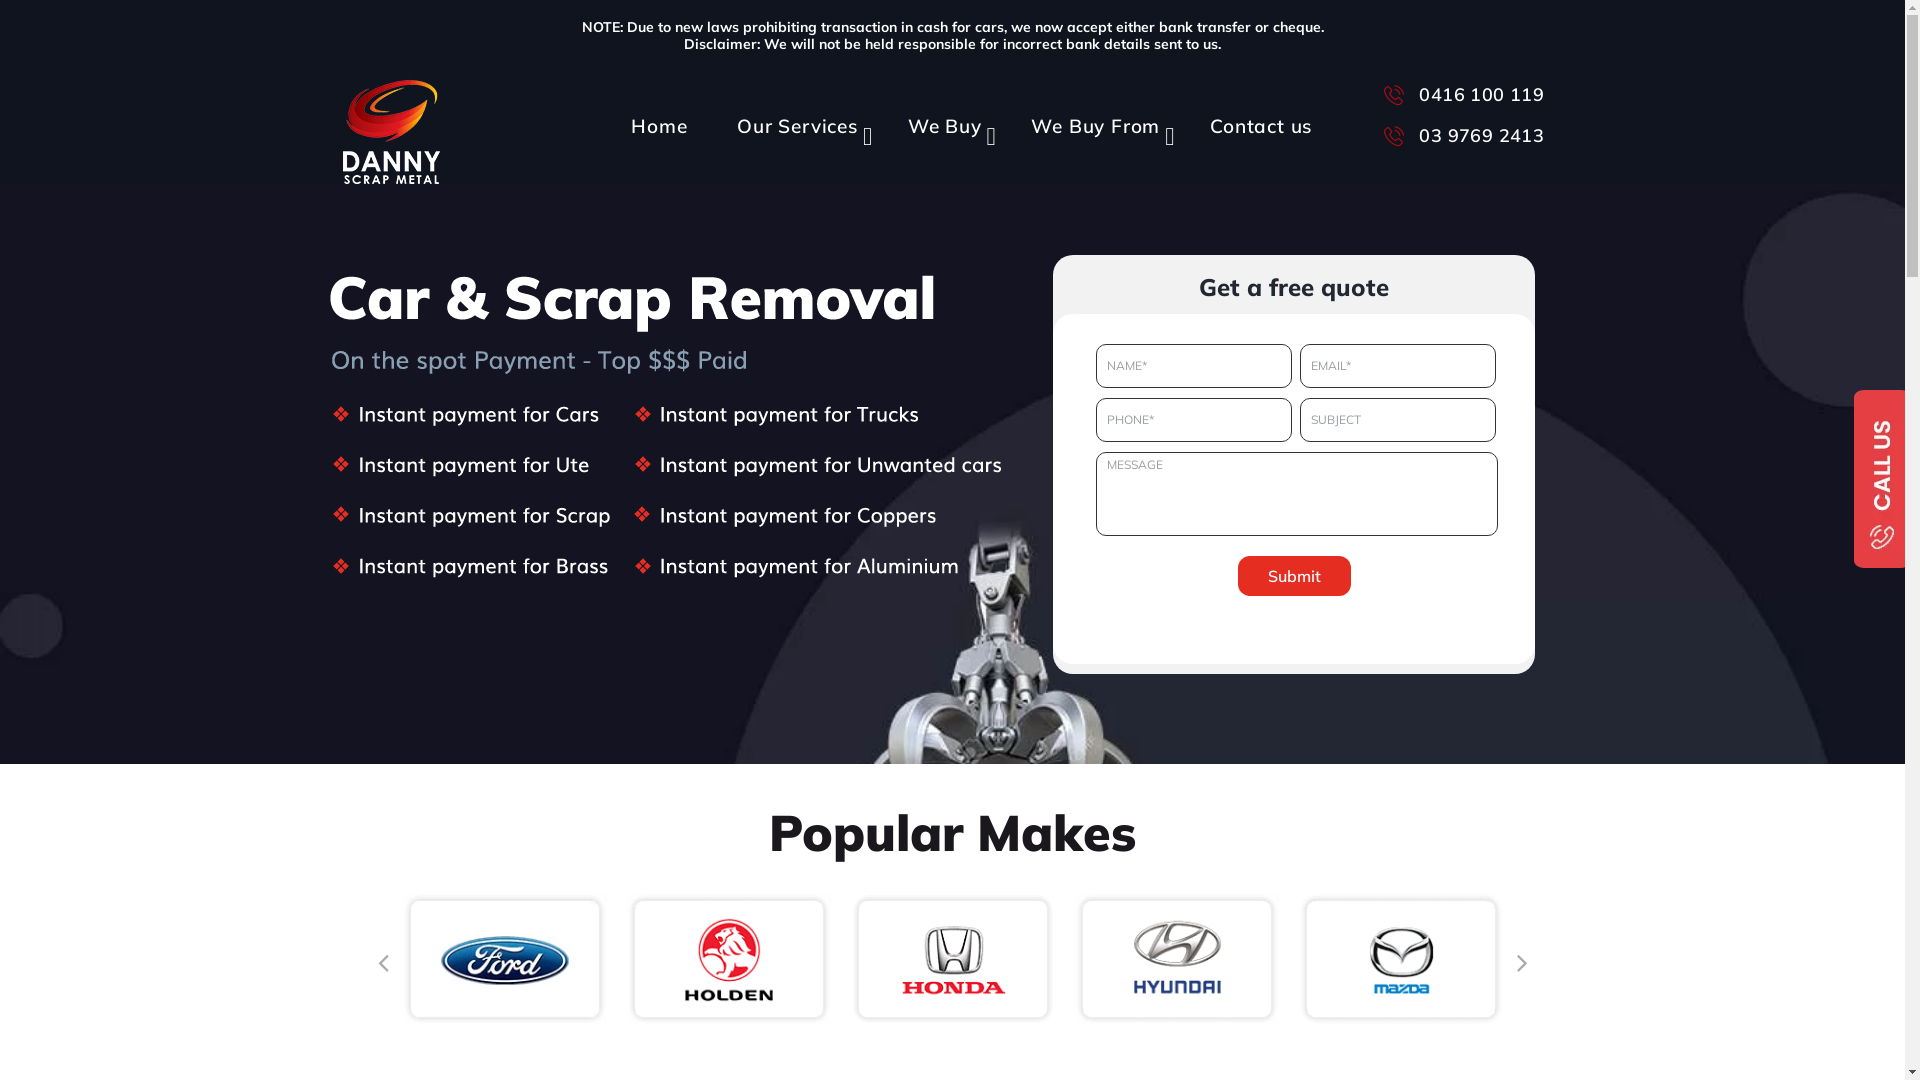  What do you see at coordinates (706, 115) in the screenshot?
I see `'Our Services'` at bounding box center [706, 115].